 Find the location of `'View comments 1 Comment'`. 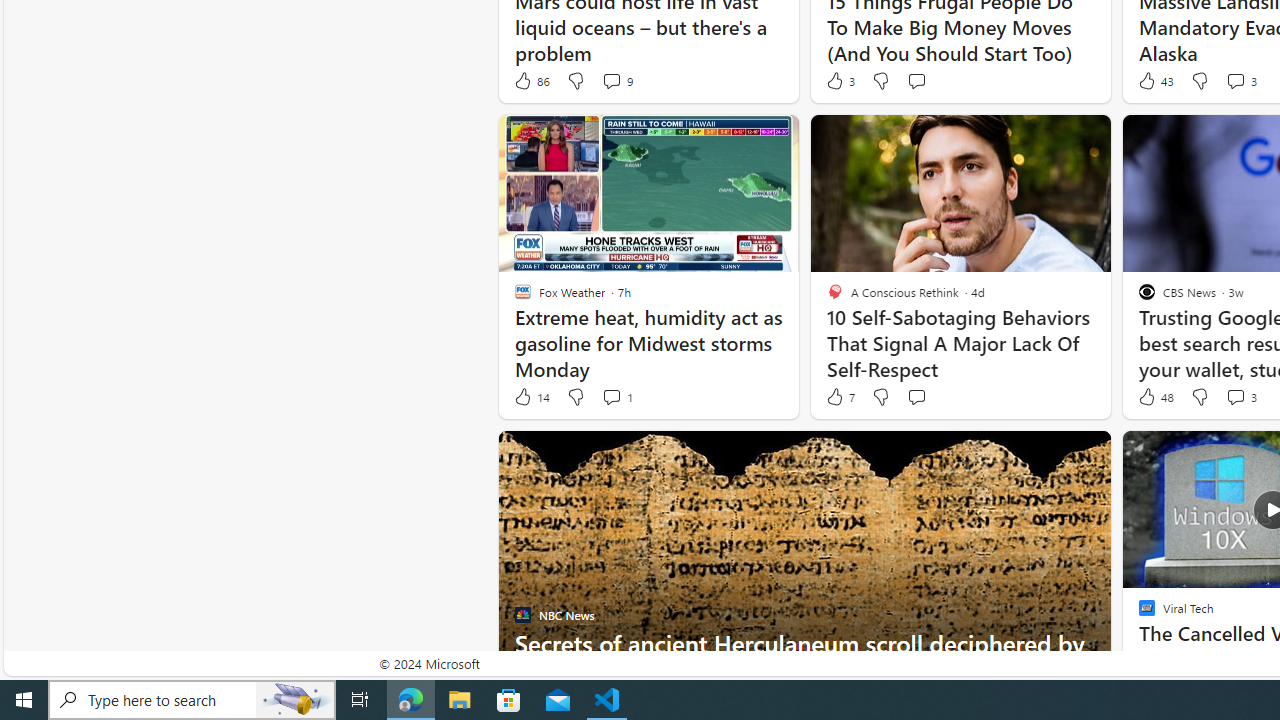

'View comments 1 Comment' is located at coordinates (615, 397).